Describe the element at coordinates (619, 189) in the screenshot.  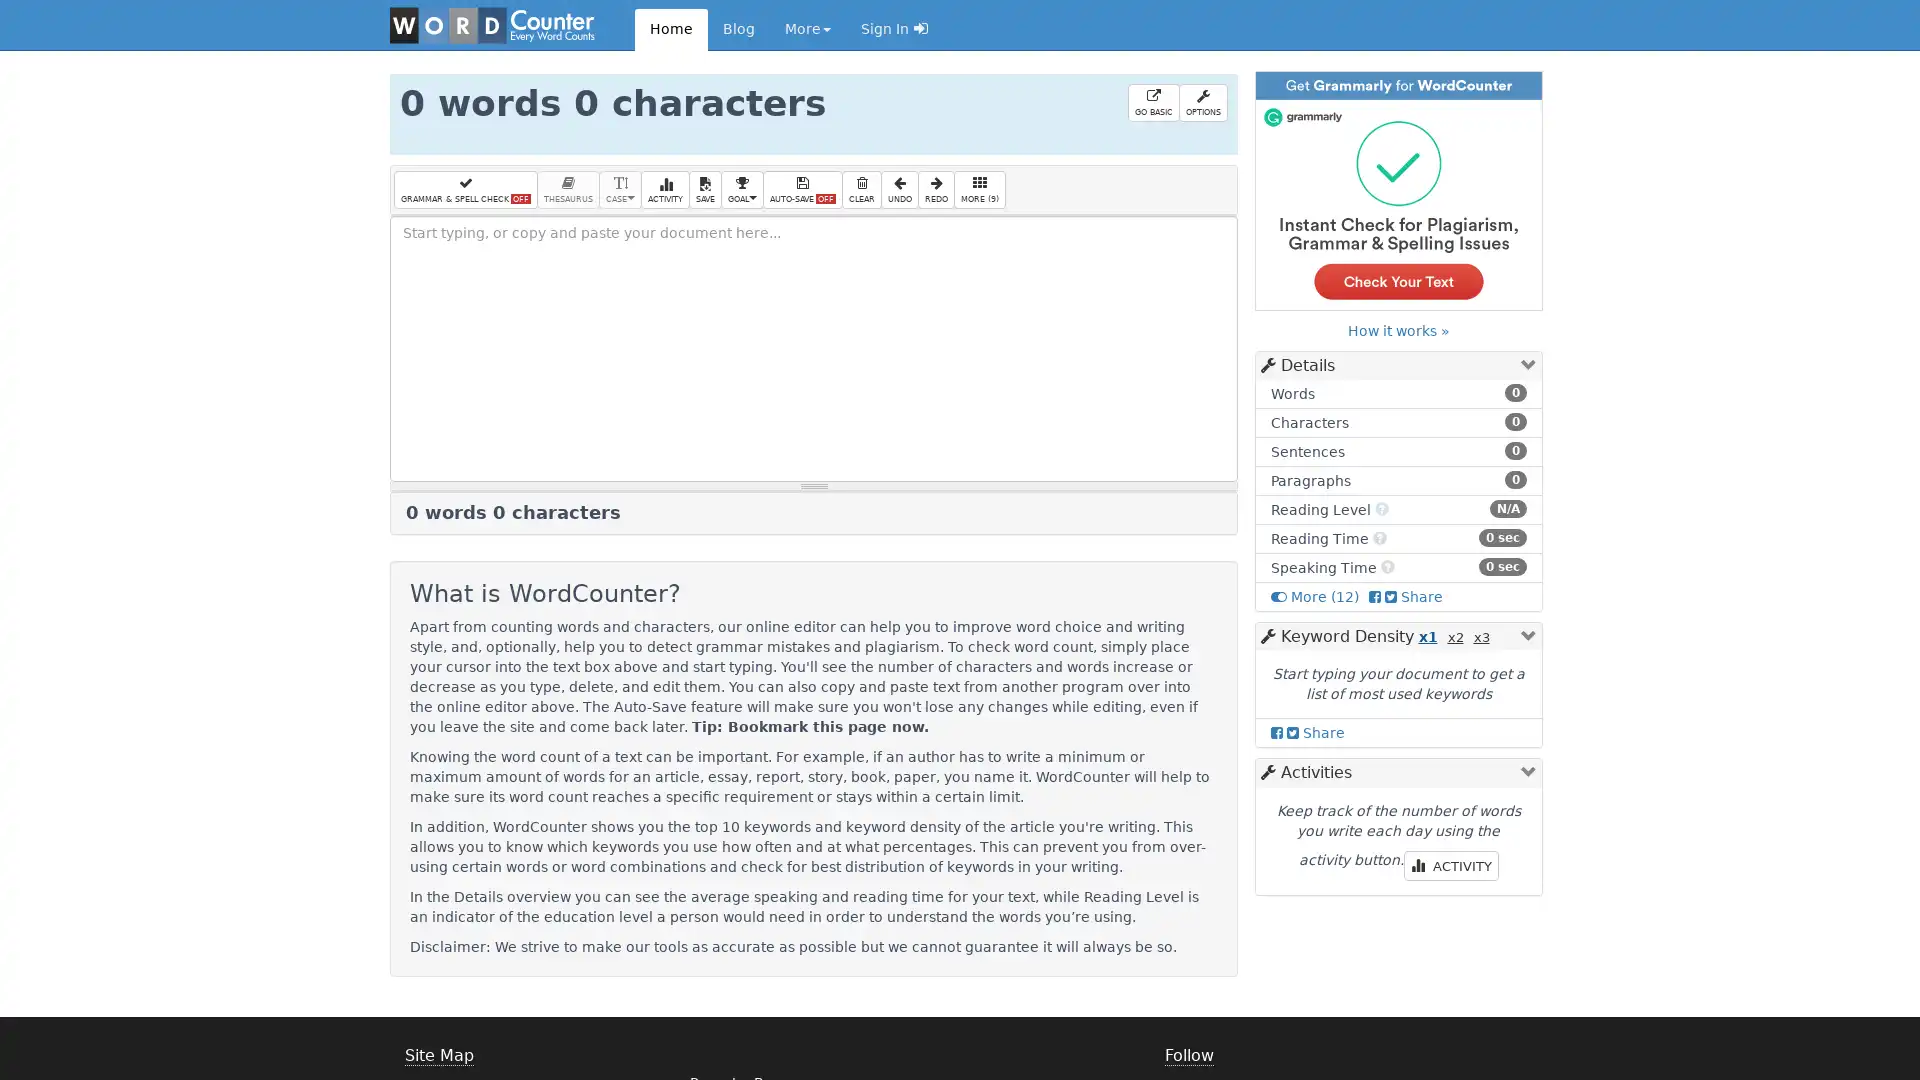
I see `CASE` at that location.